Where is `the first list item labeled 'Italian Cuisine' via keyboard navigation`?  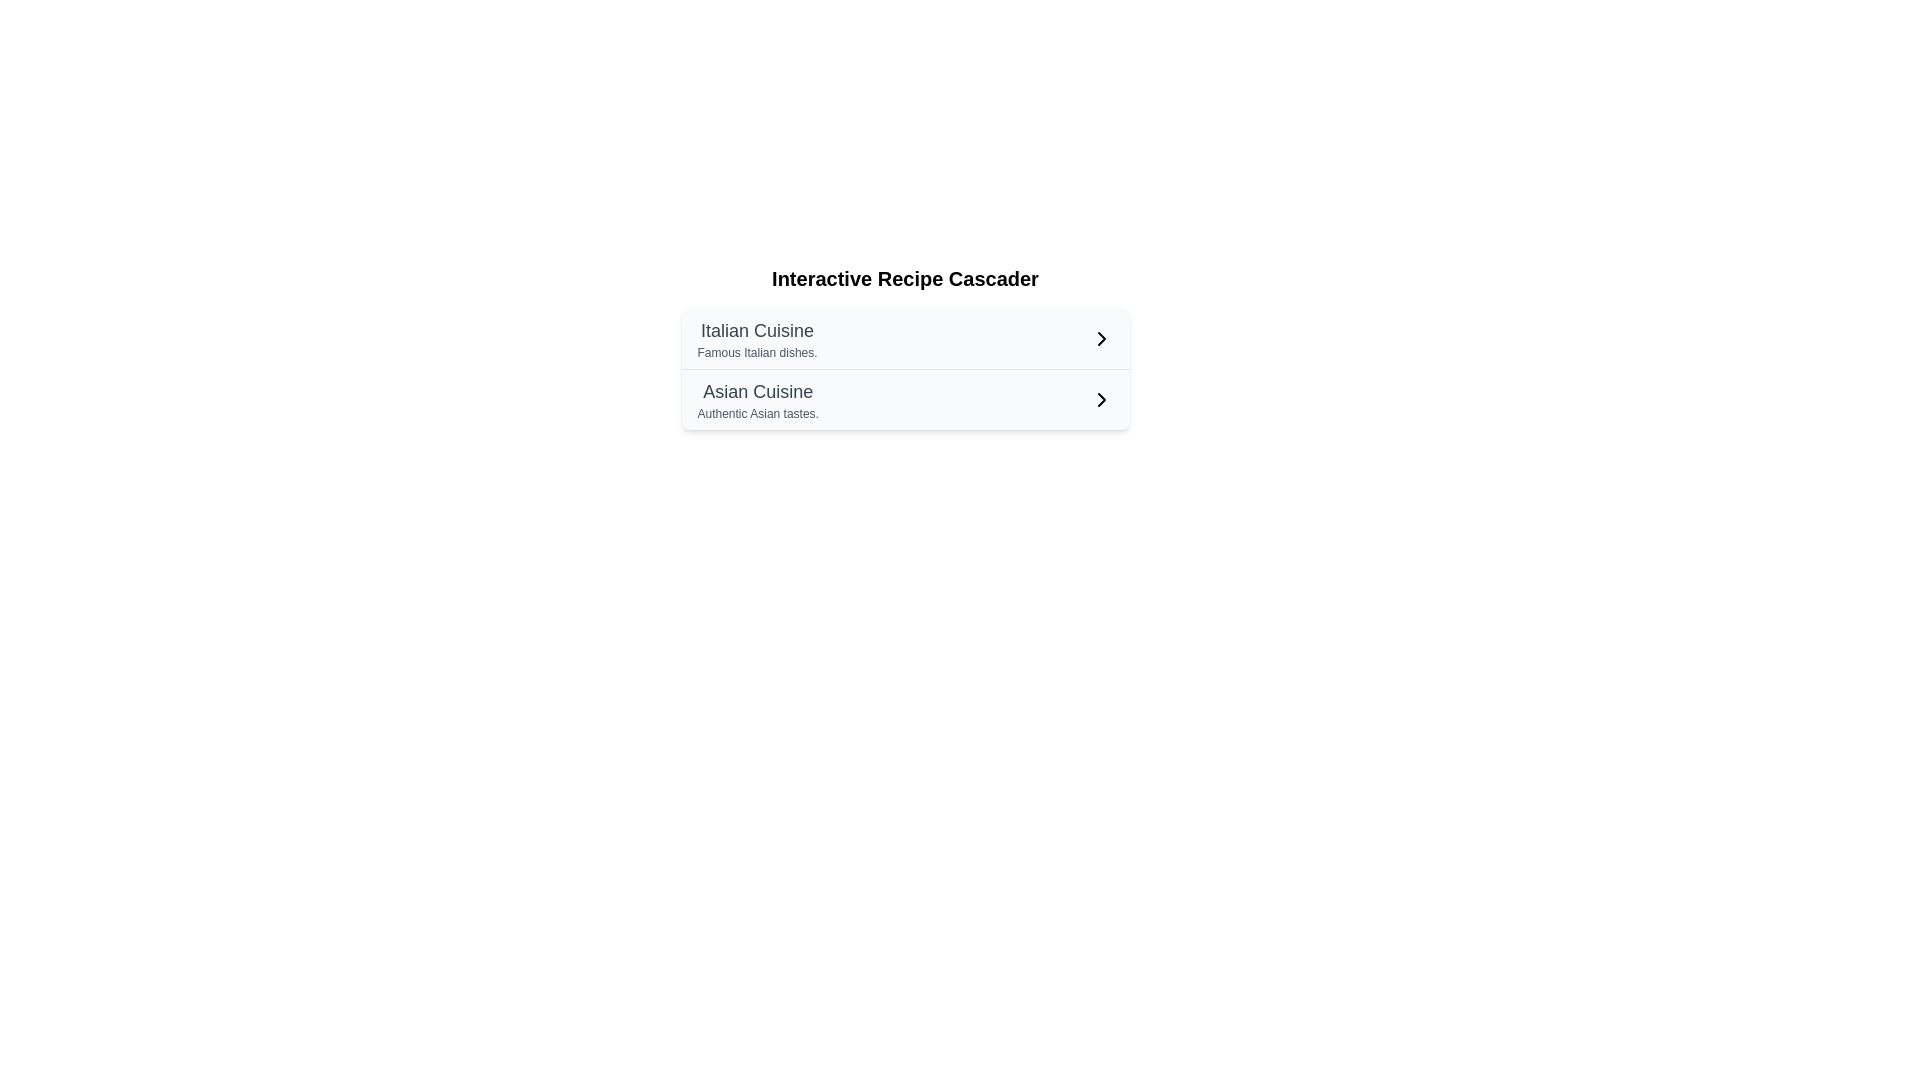
the first list item labeled 'Italian Cuisine' via keyboard navigation is located at coordinates (904, 338).